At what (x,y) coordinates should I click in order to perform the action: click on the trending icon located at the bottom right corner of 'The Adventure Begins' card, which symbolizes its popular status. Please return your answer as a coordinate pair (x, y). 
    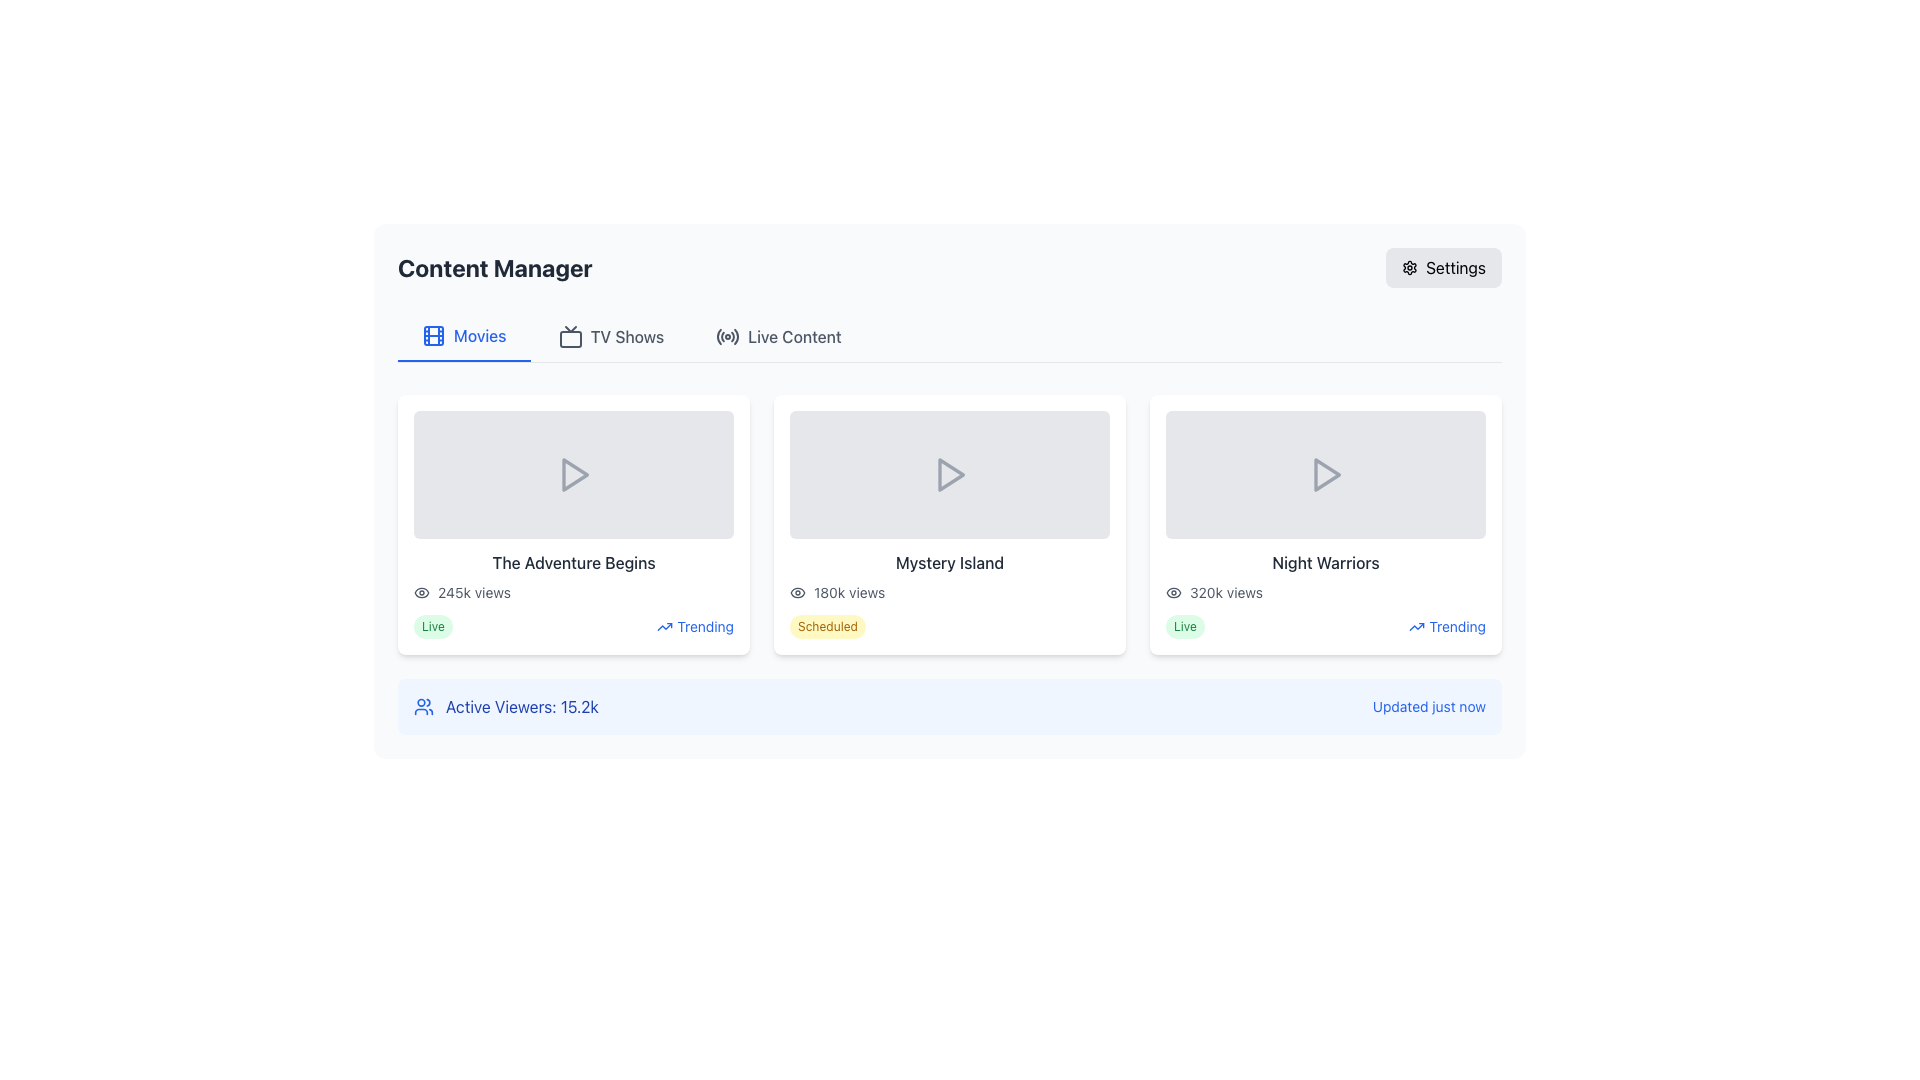
    Looking at the image, I should click on (665, 626).